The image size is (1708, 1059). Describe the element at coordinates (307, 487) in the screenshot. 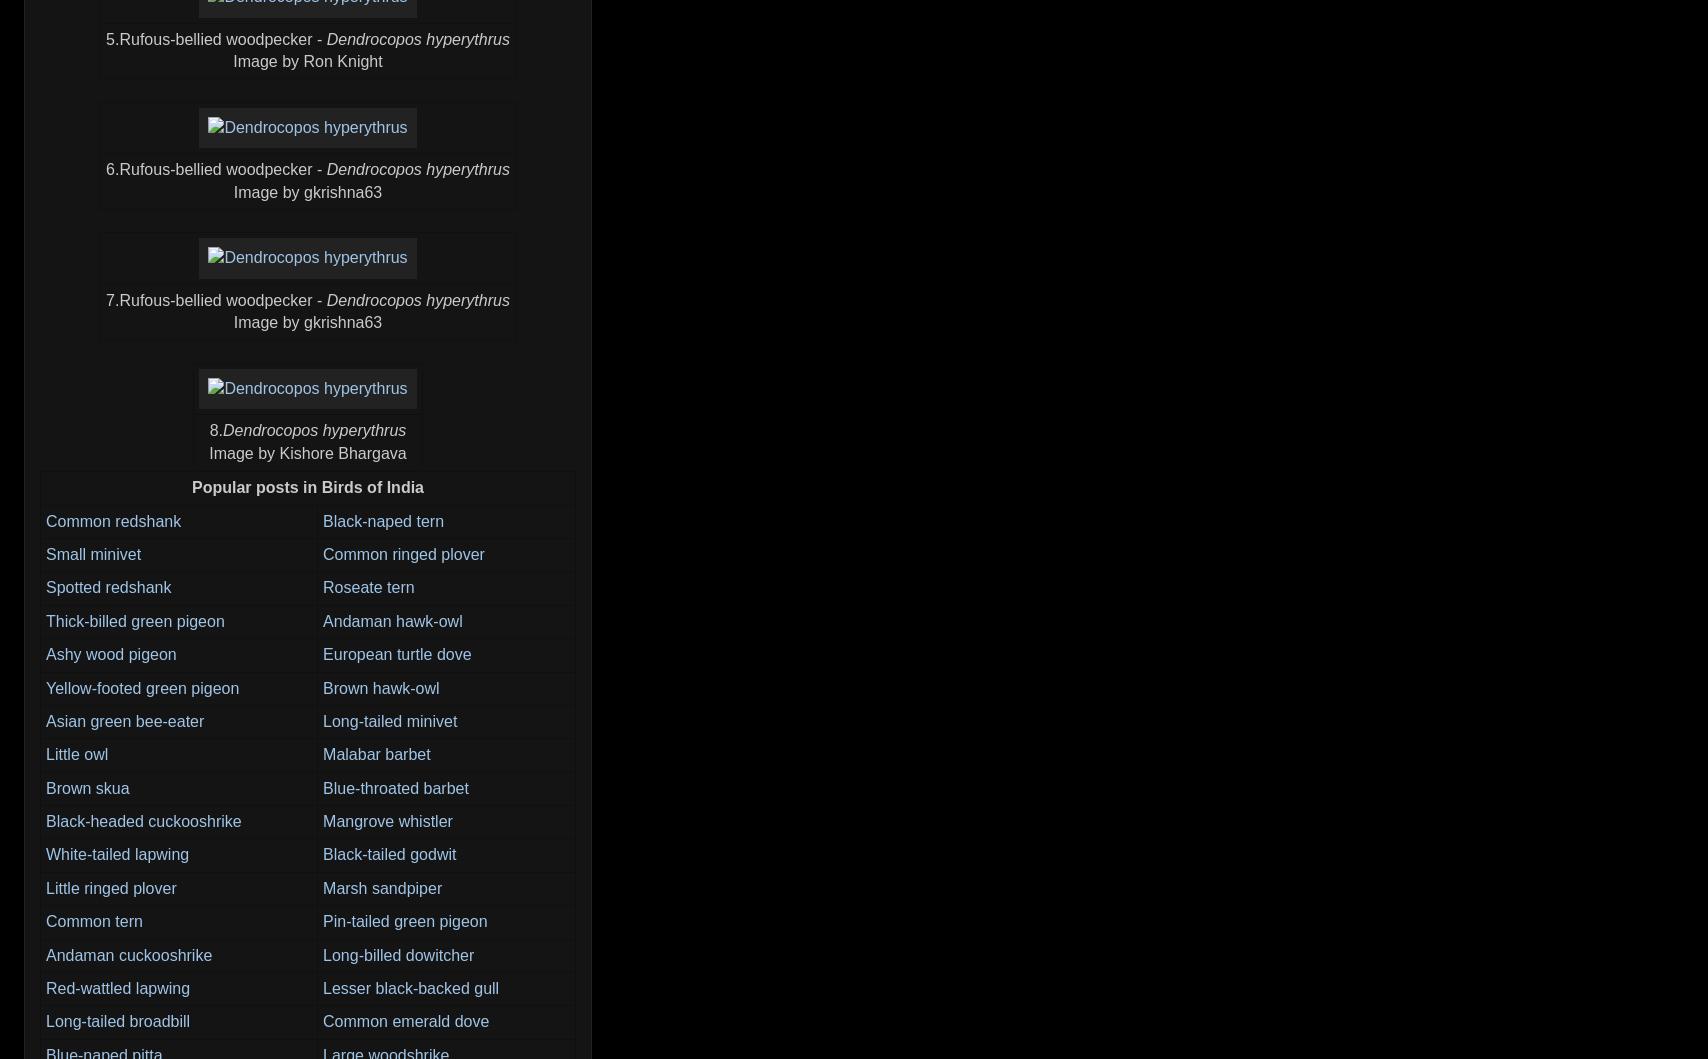

I see `'Popular posts in Birds of India'` at that location.